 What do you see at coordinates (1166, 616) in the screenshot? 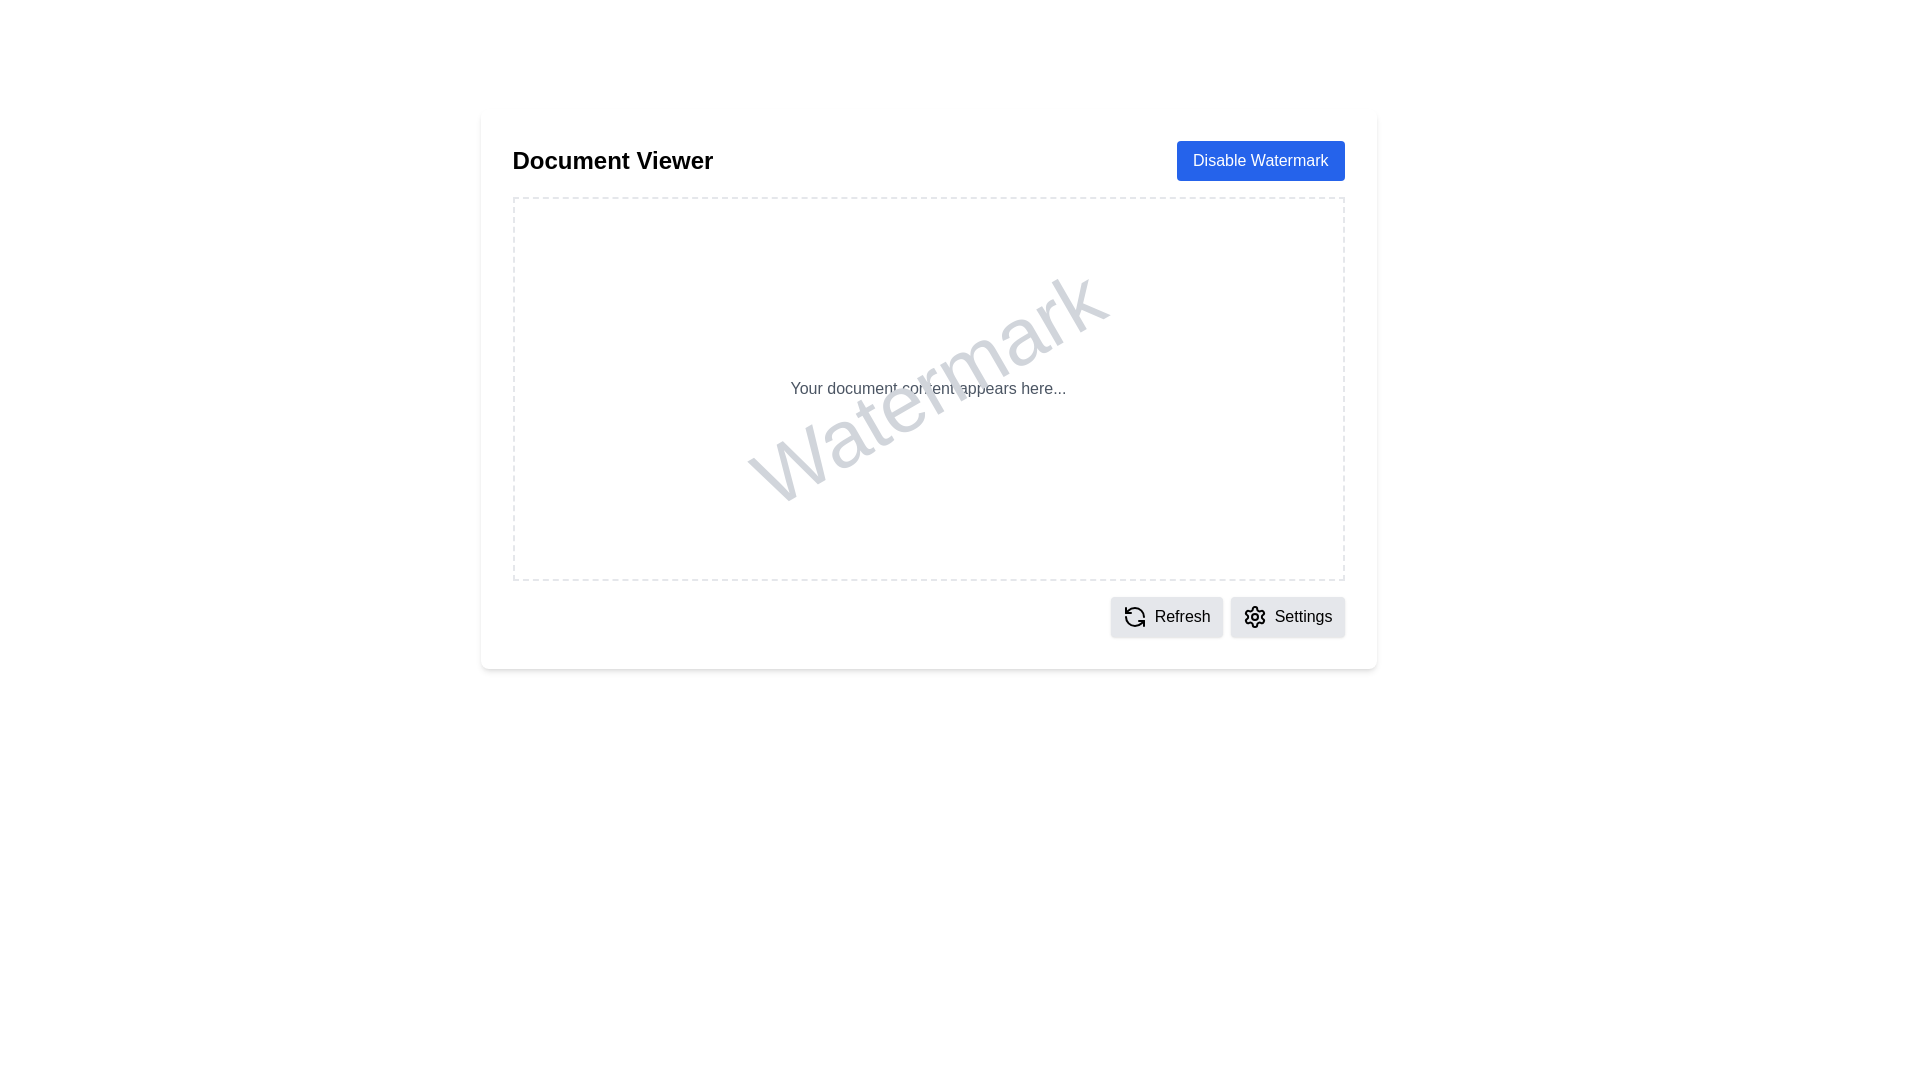
I see `the 'Refresh' button, which has rounded edges, a shadow, a light gray background, a refresh arrow icon on the left, and the text 'Refresh' on the right` at bounding box center [1166, 616].